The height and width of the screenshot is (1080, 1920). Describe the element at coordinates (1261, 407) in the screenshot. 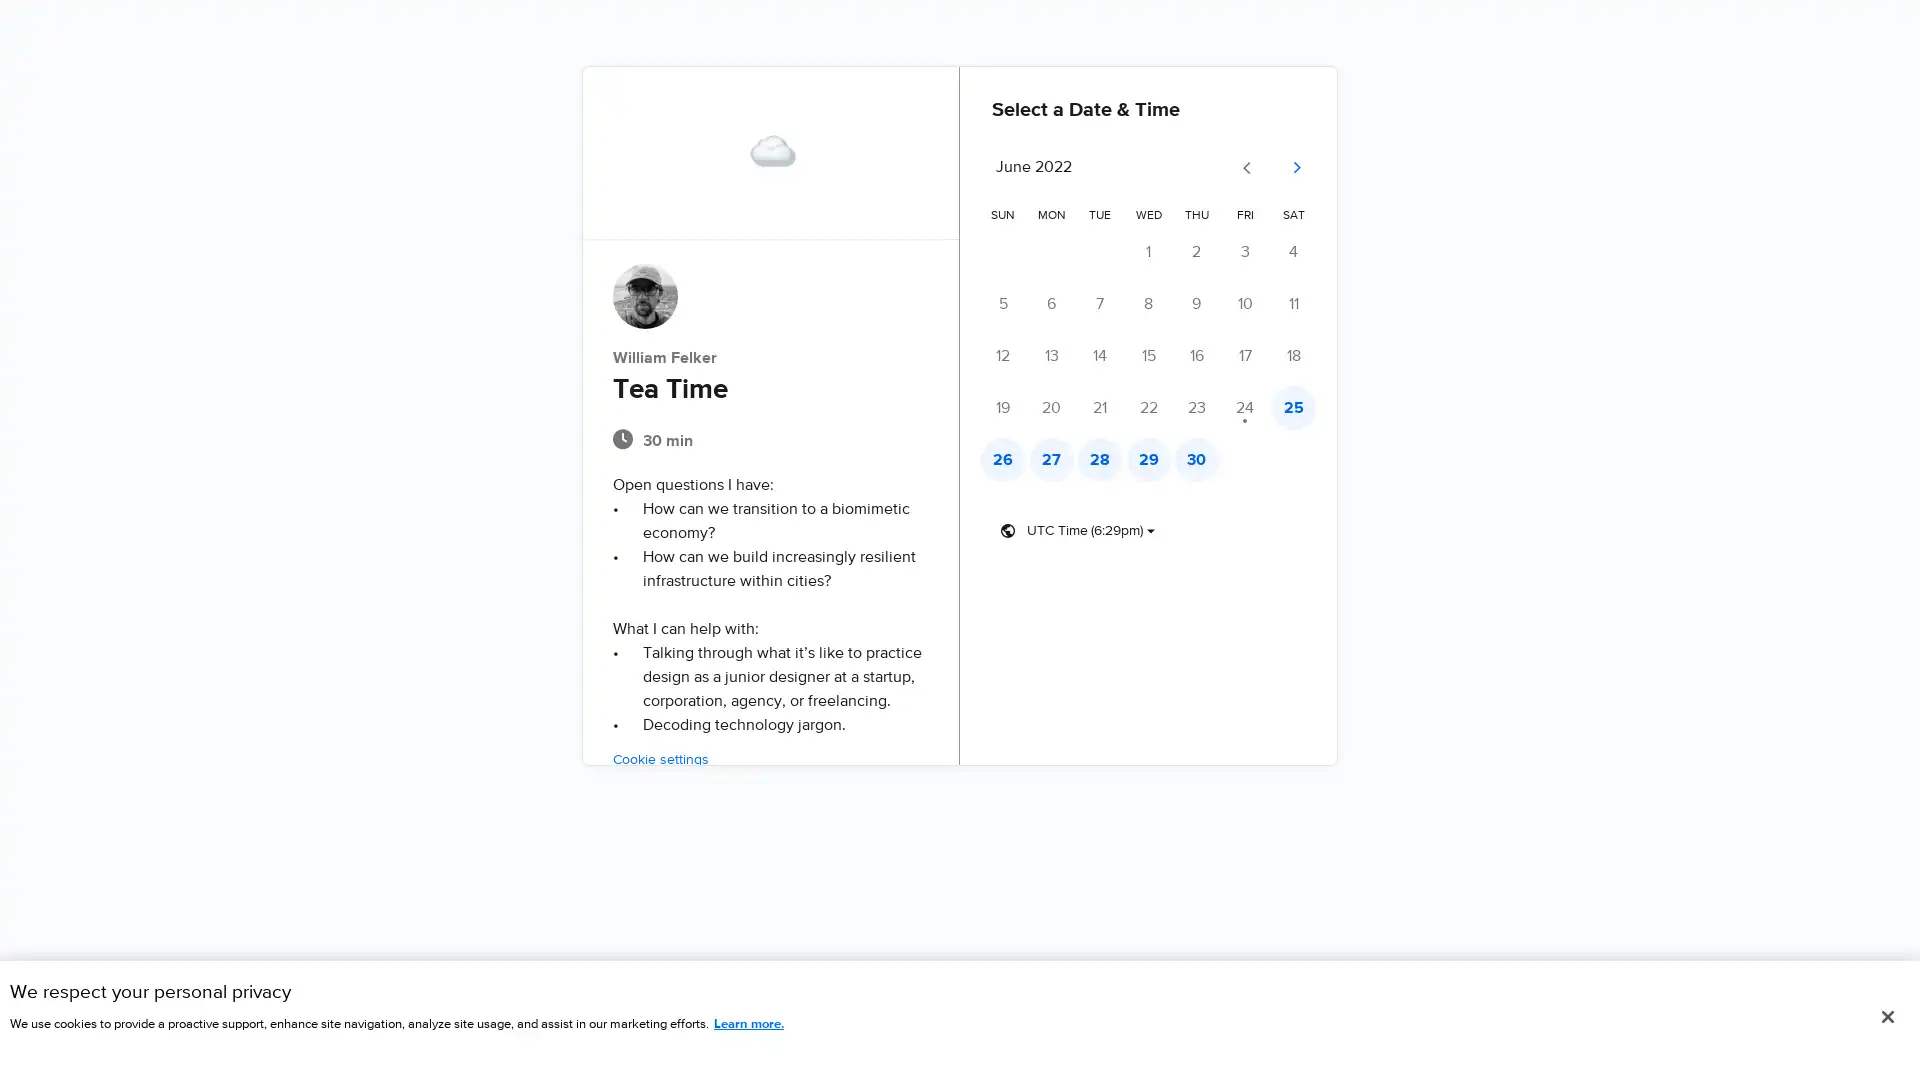

I see `Friday, June 24 - No times available` at that location.